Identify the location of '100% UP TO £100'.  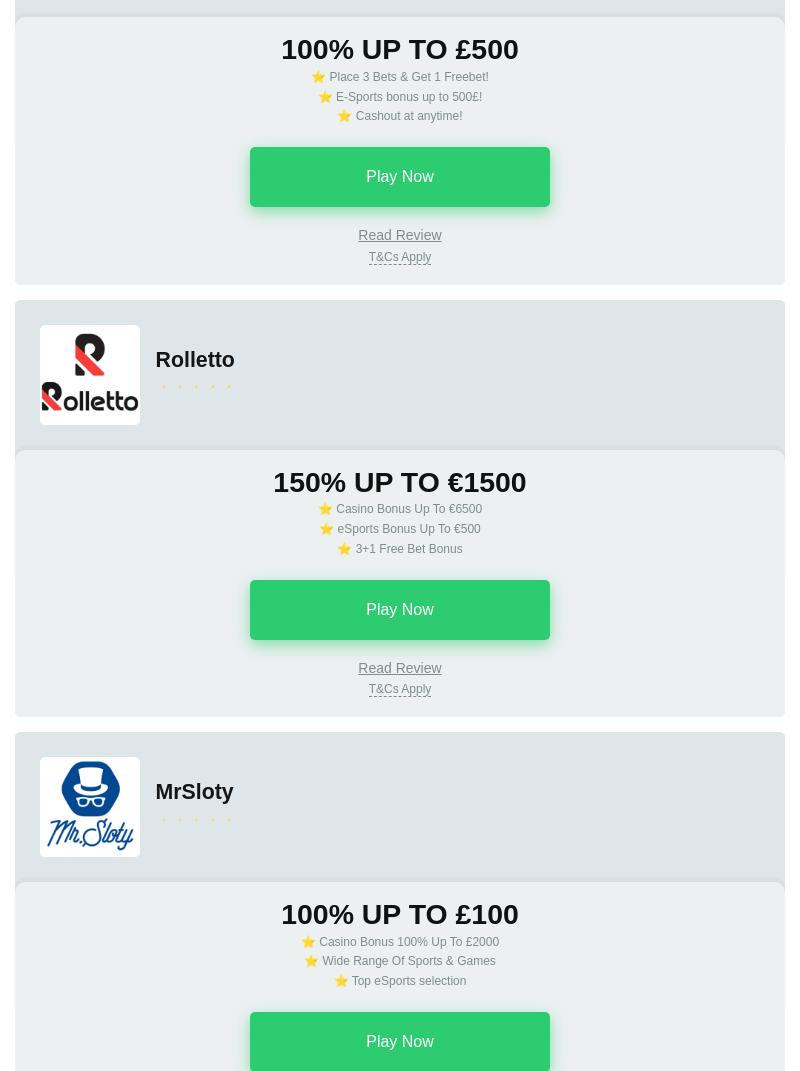
(398, 913).